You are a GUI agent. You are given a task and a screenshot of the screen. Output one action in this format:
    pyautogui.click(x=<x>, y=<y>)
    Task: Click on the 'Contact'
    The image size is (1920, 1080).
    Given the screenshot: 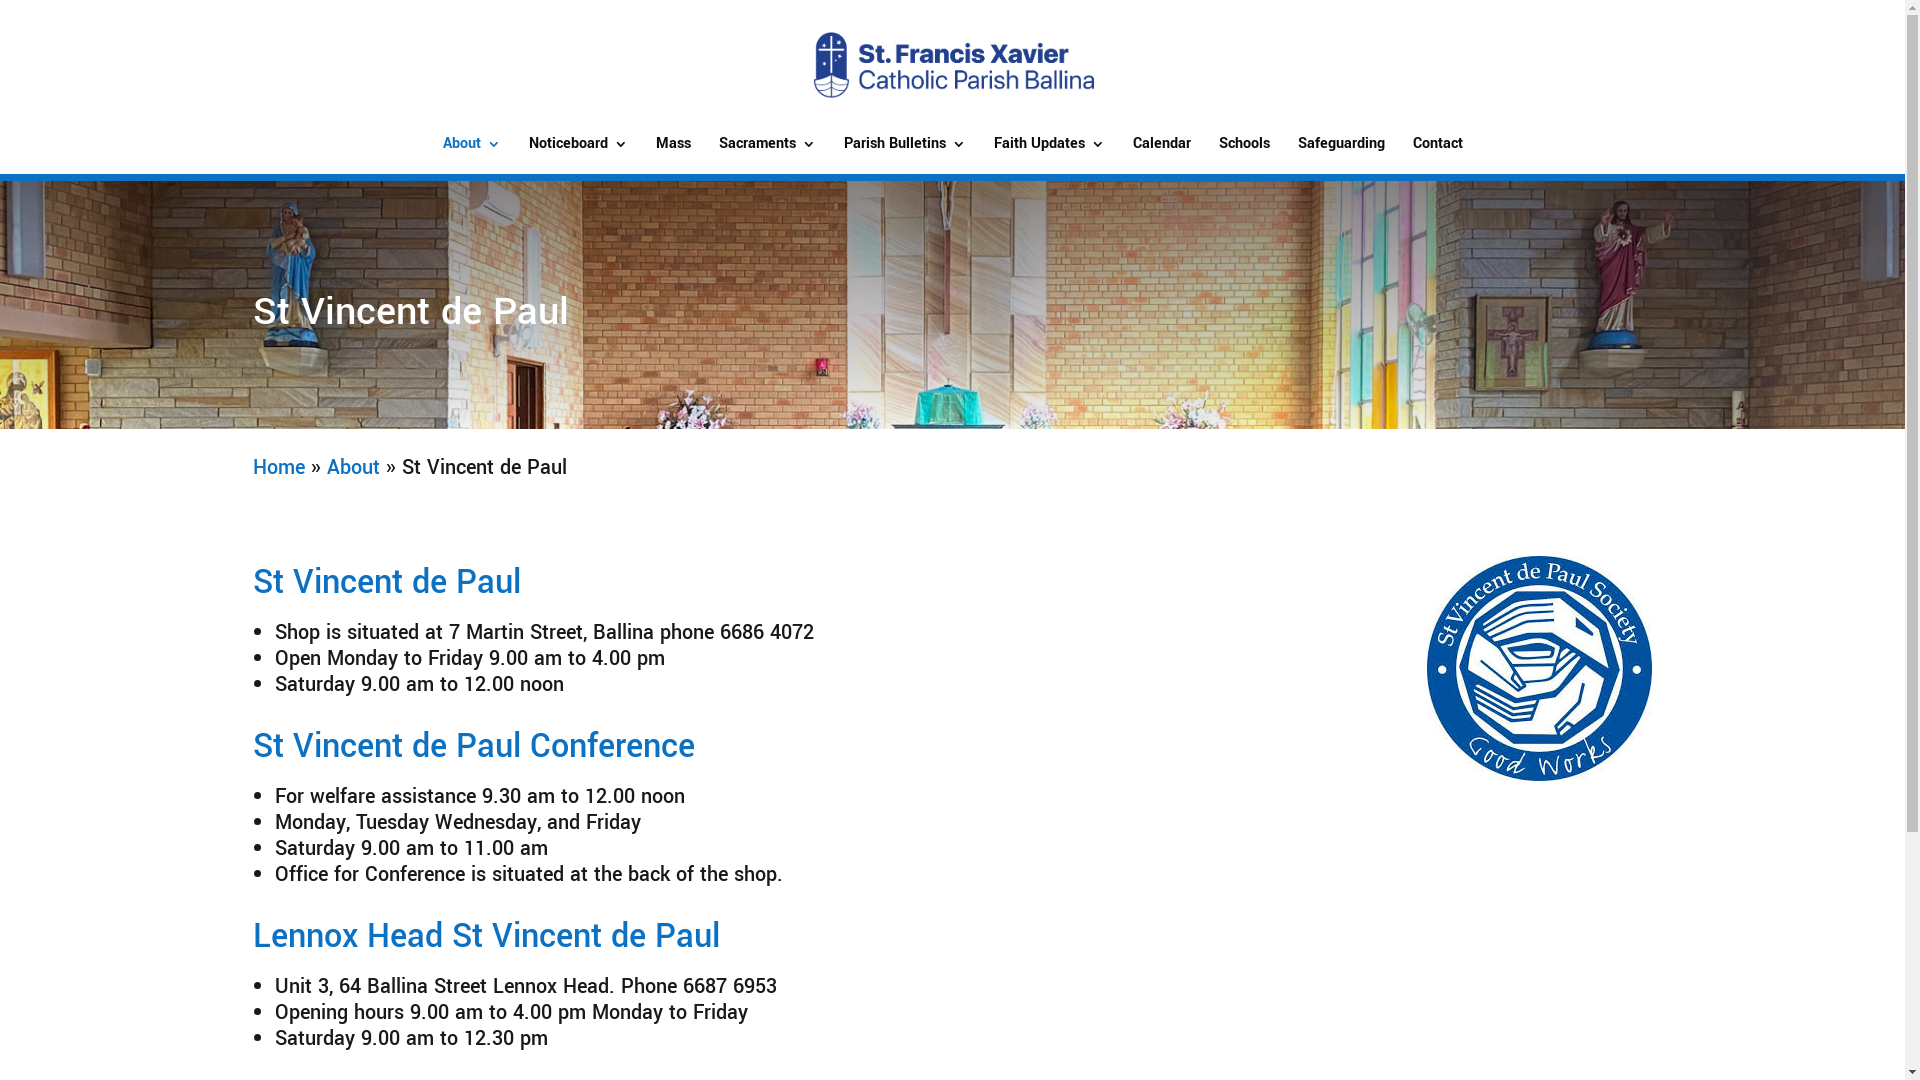 What is the action you would take?
    pyautogui.click(x=1410, y=154)
    